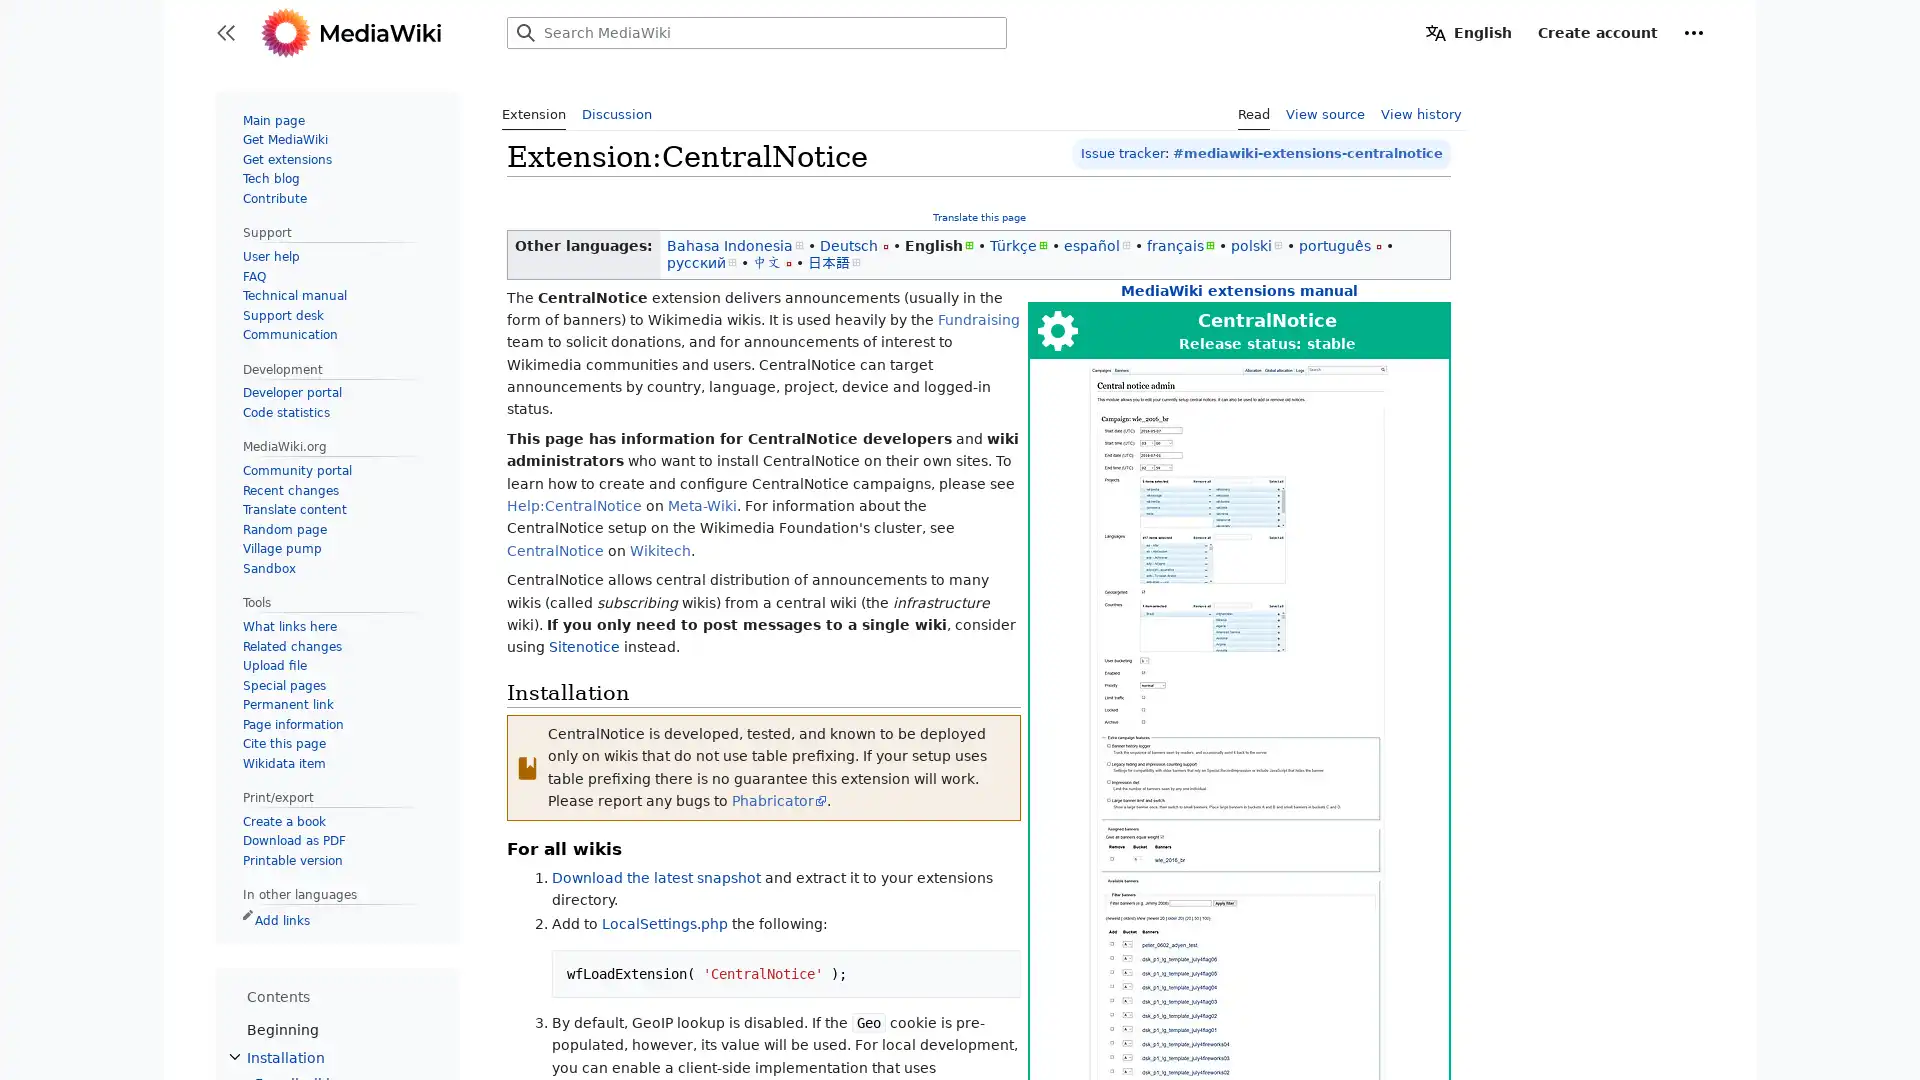  What do you see at coordinates (235, 1055) in the screenshot?
I see `Toggle Installation subsection` at bounding box center [235, 1055].